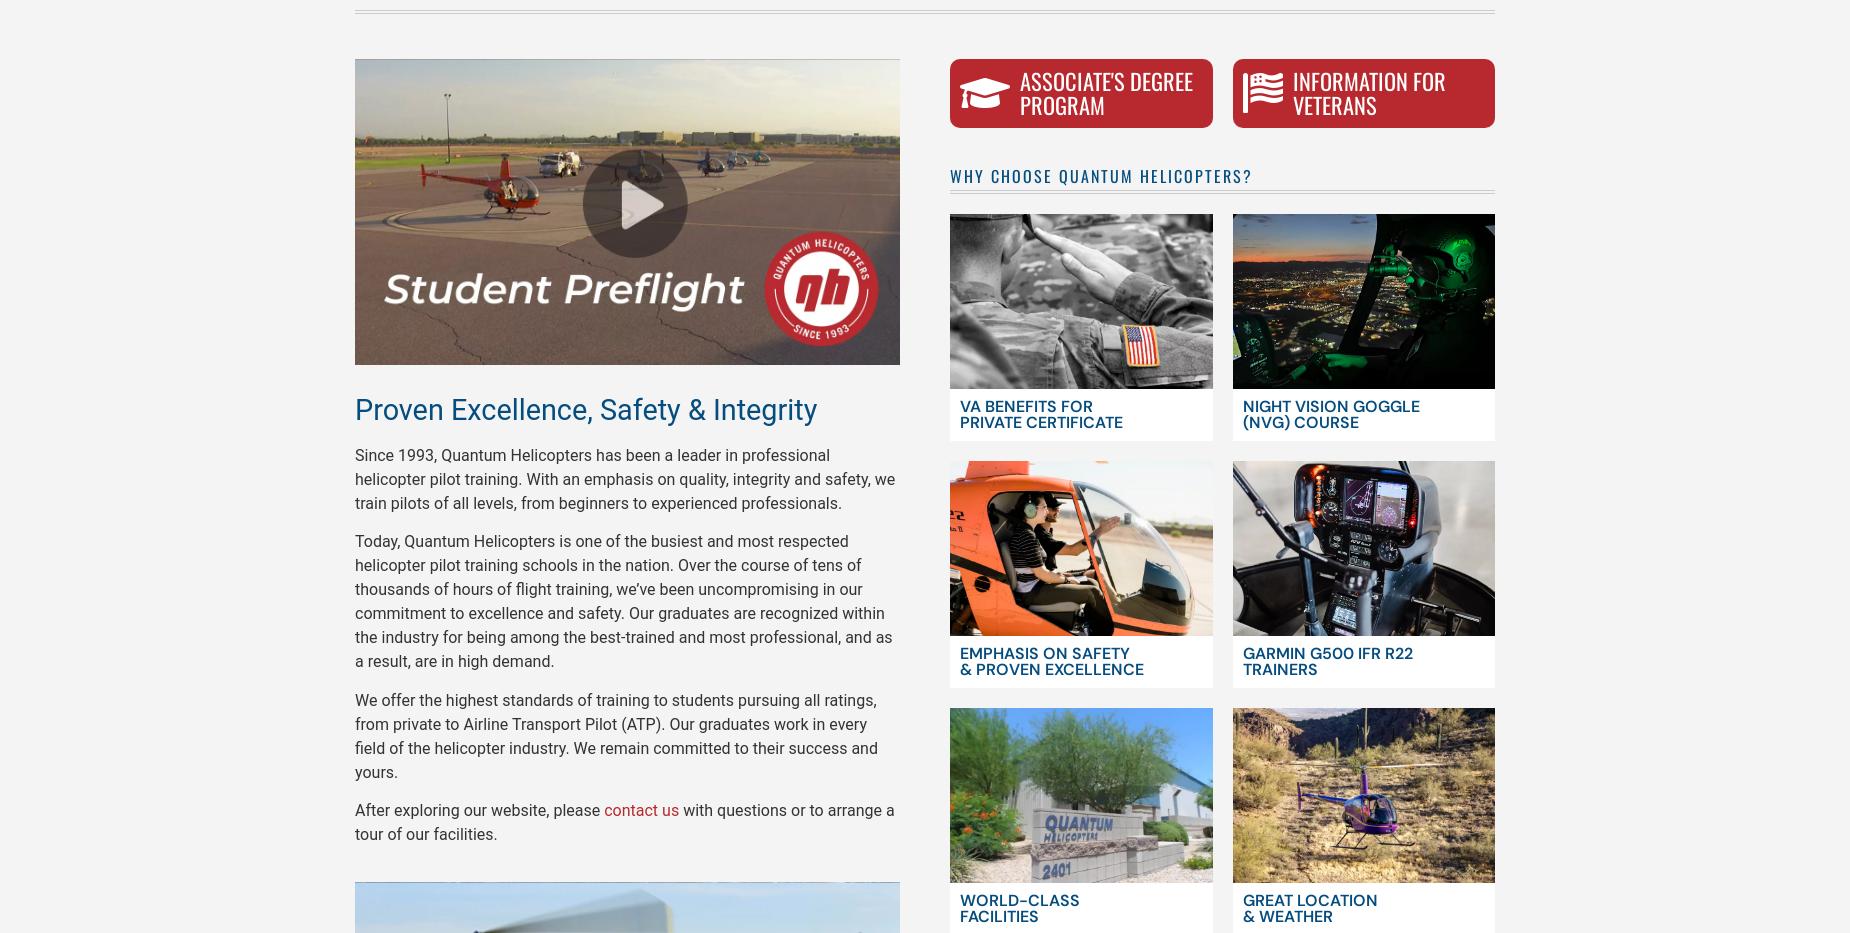  Describe the element at coordinates (1286, 916) in the screenshot. I see `'& Weather'` at that location.